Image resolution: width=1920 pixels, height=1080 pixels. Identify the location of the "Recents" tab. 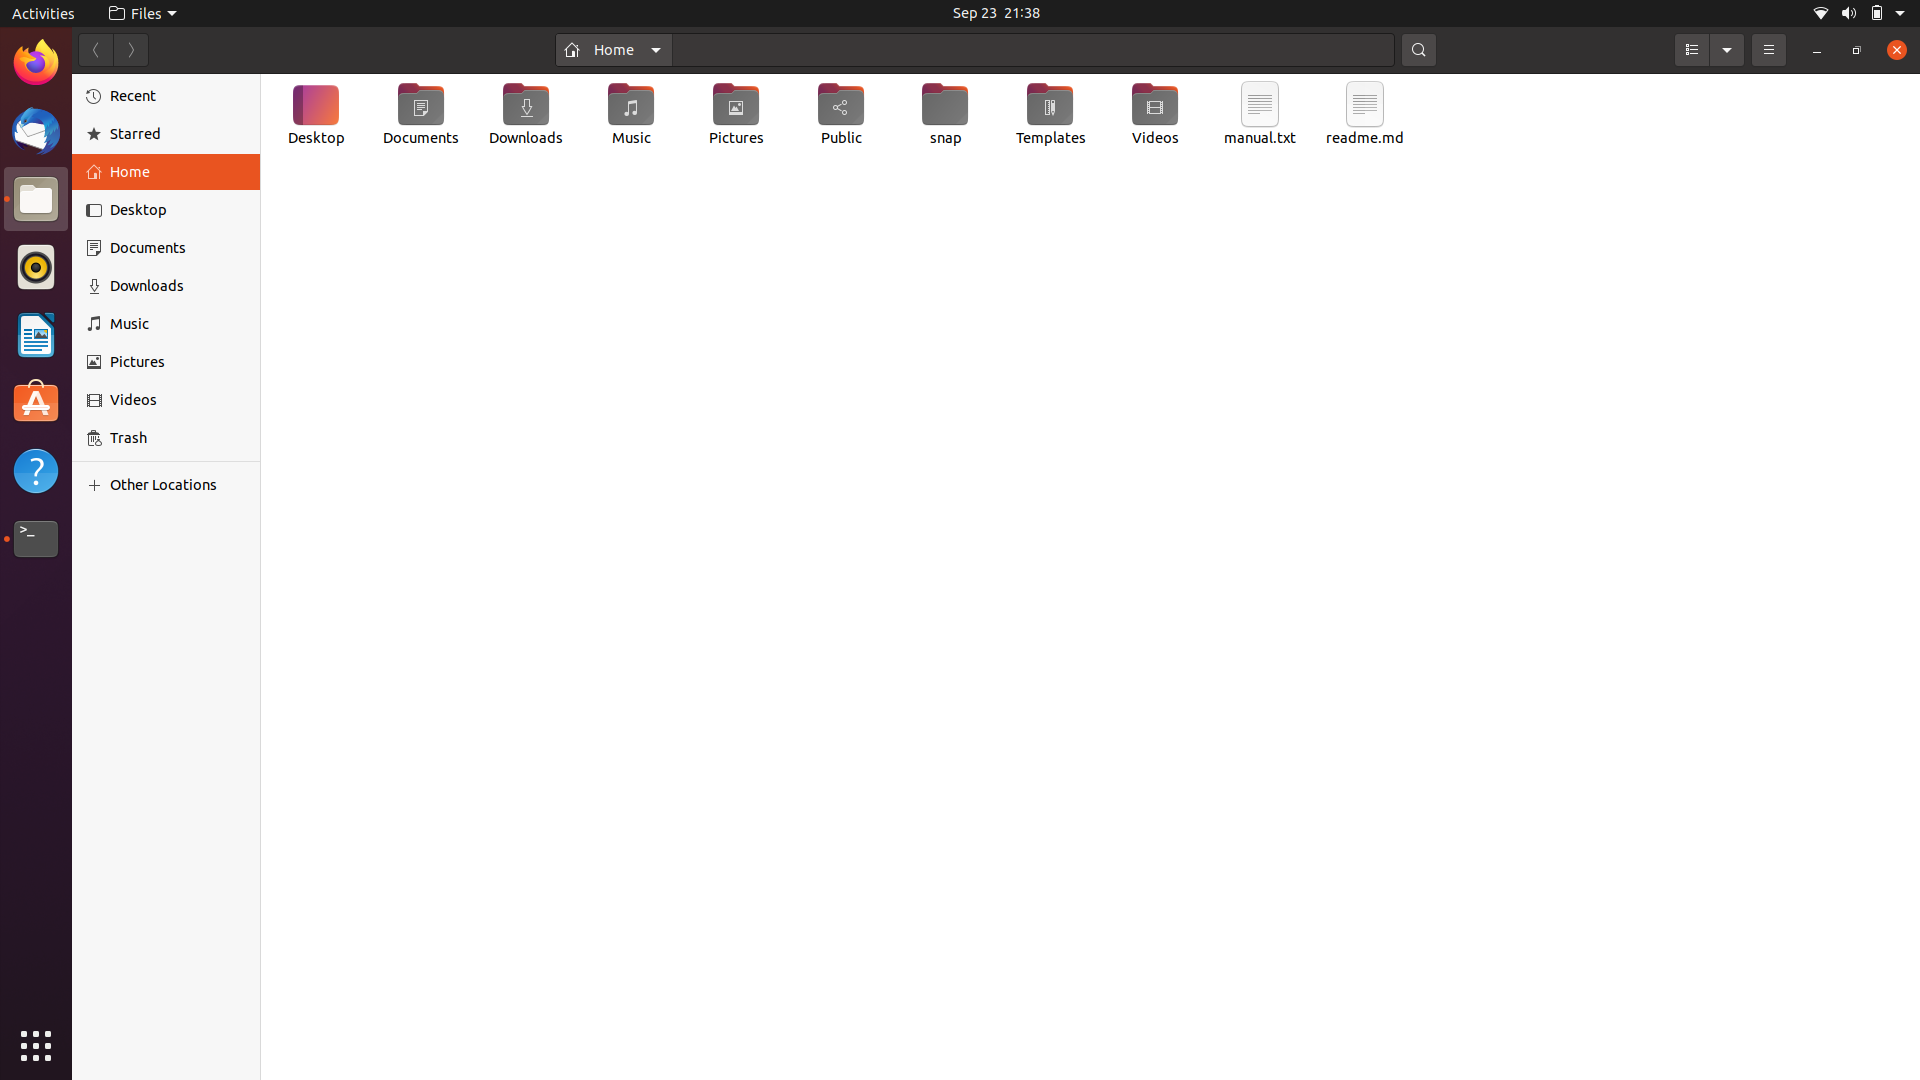
(166, 94).